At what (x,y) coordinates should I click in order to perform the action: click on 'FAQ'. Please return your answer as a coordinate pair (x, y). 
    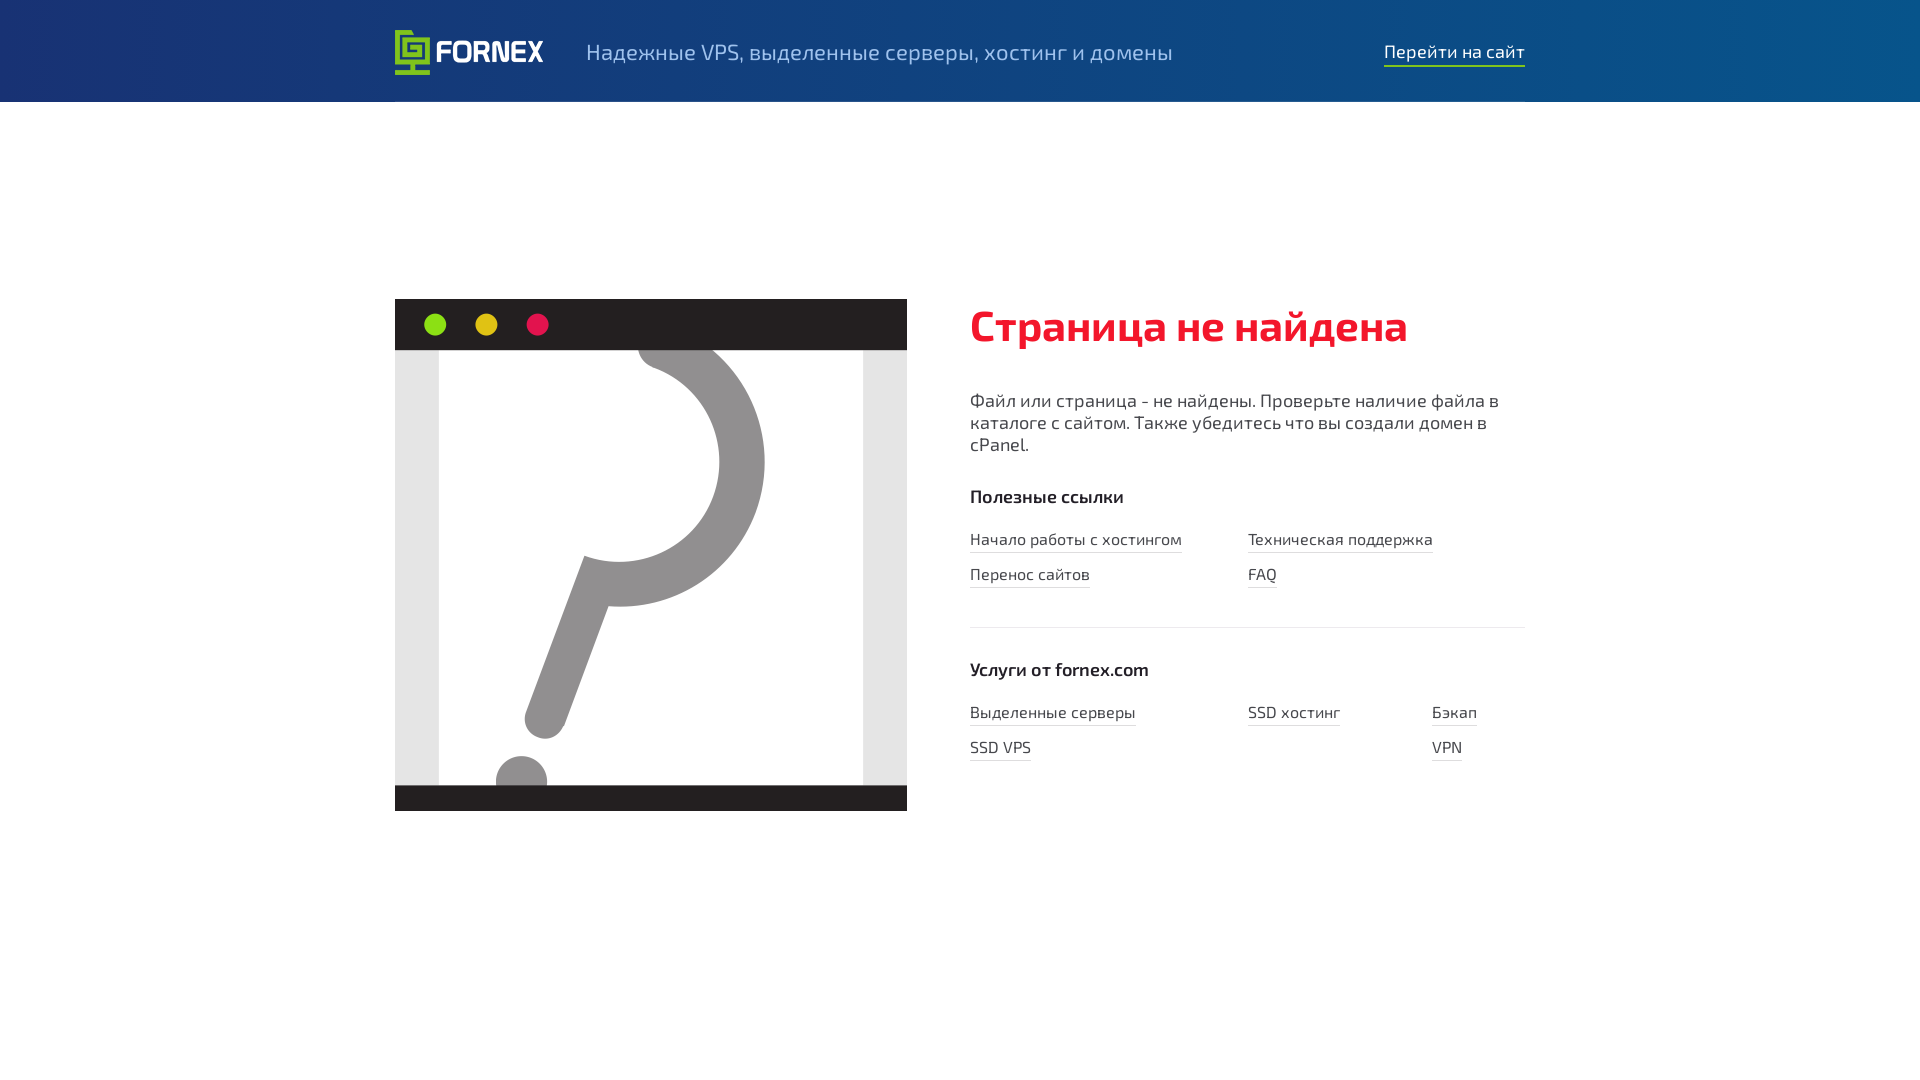
    Looking at the image, I should click on (1261, 575).